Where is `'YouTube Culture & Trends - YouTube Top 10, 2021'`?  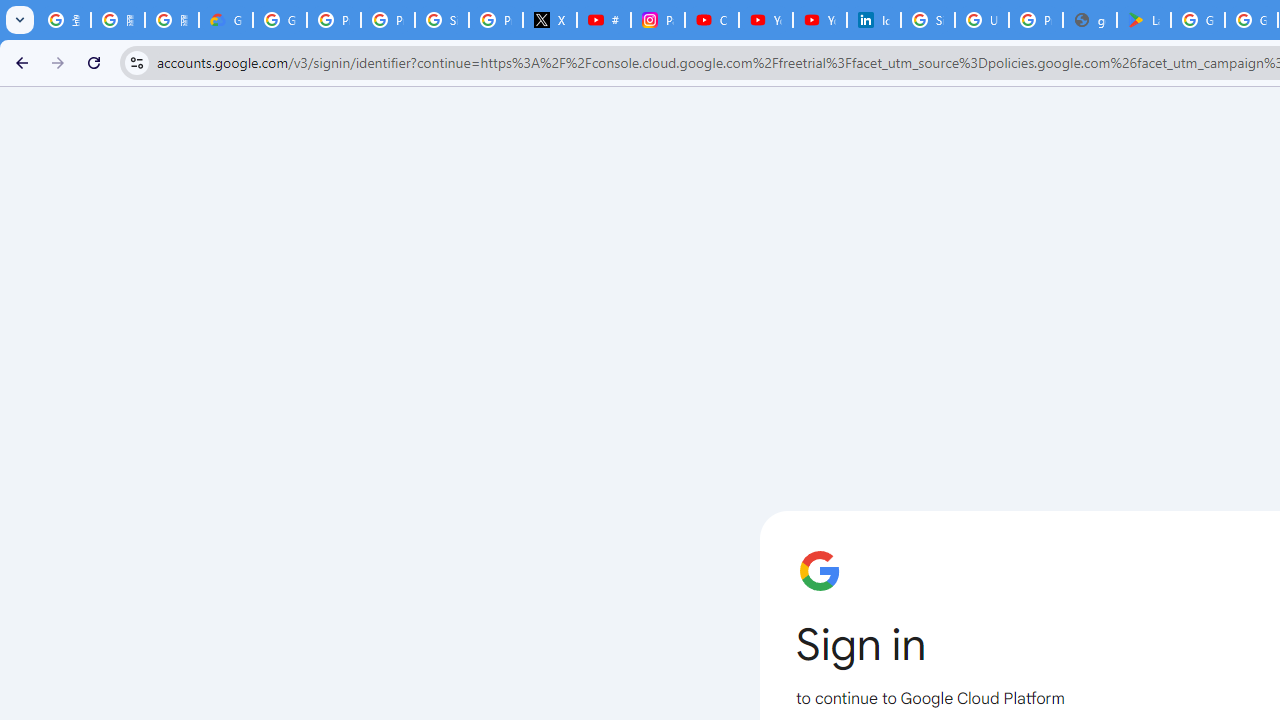
'YouTube Culture & Trends - YouTube Top 10, 2021' is located at coordinates (819, 20).